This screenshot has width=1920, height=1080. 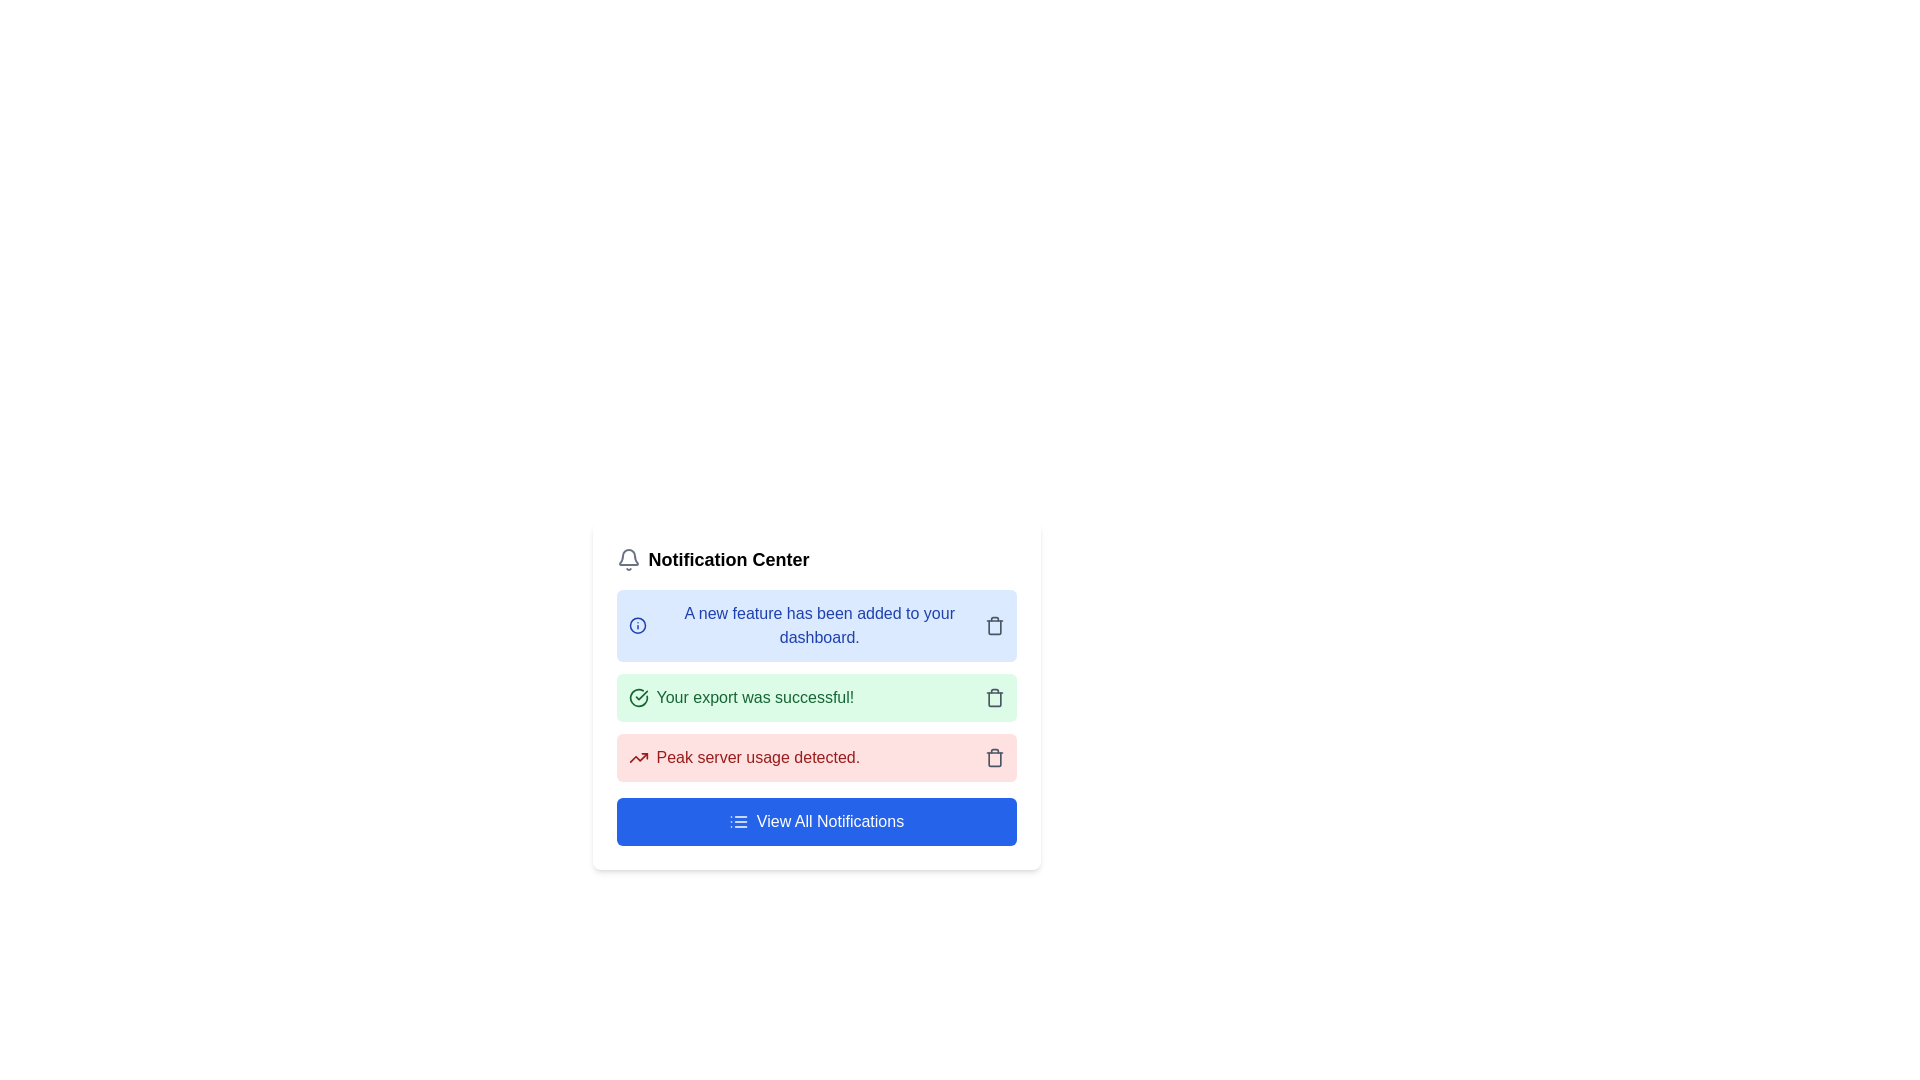 What do you see at coordinates (754, 697) in the screenshot?
I see `message displayed in the text field that says 'Your export was successful!', which is located within the second notification card in a vertically-stacked notification list` at bounding box center [754, 697].